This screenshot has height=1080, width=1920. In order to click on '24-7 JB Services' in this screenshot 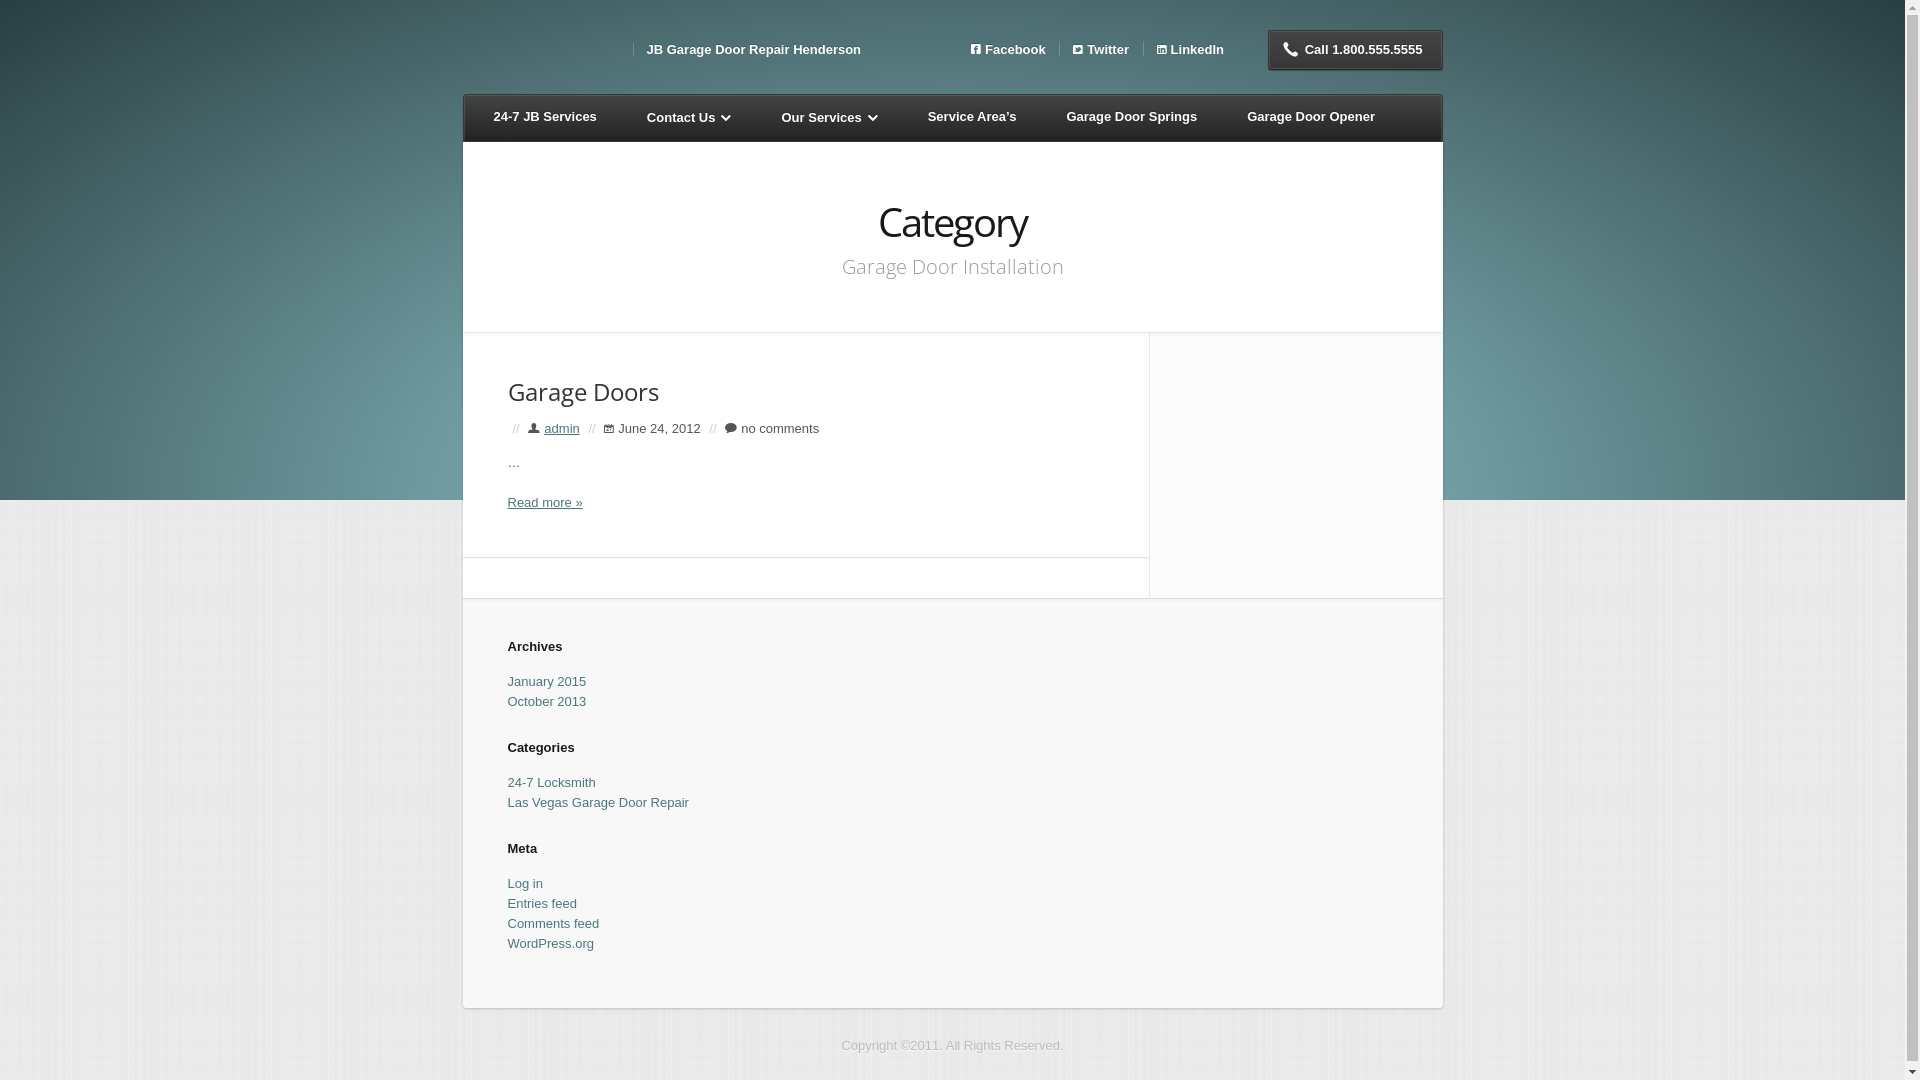, I will do `click(473, 118)`.